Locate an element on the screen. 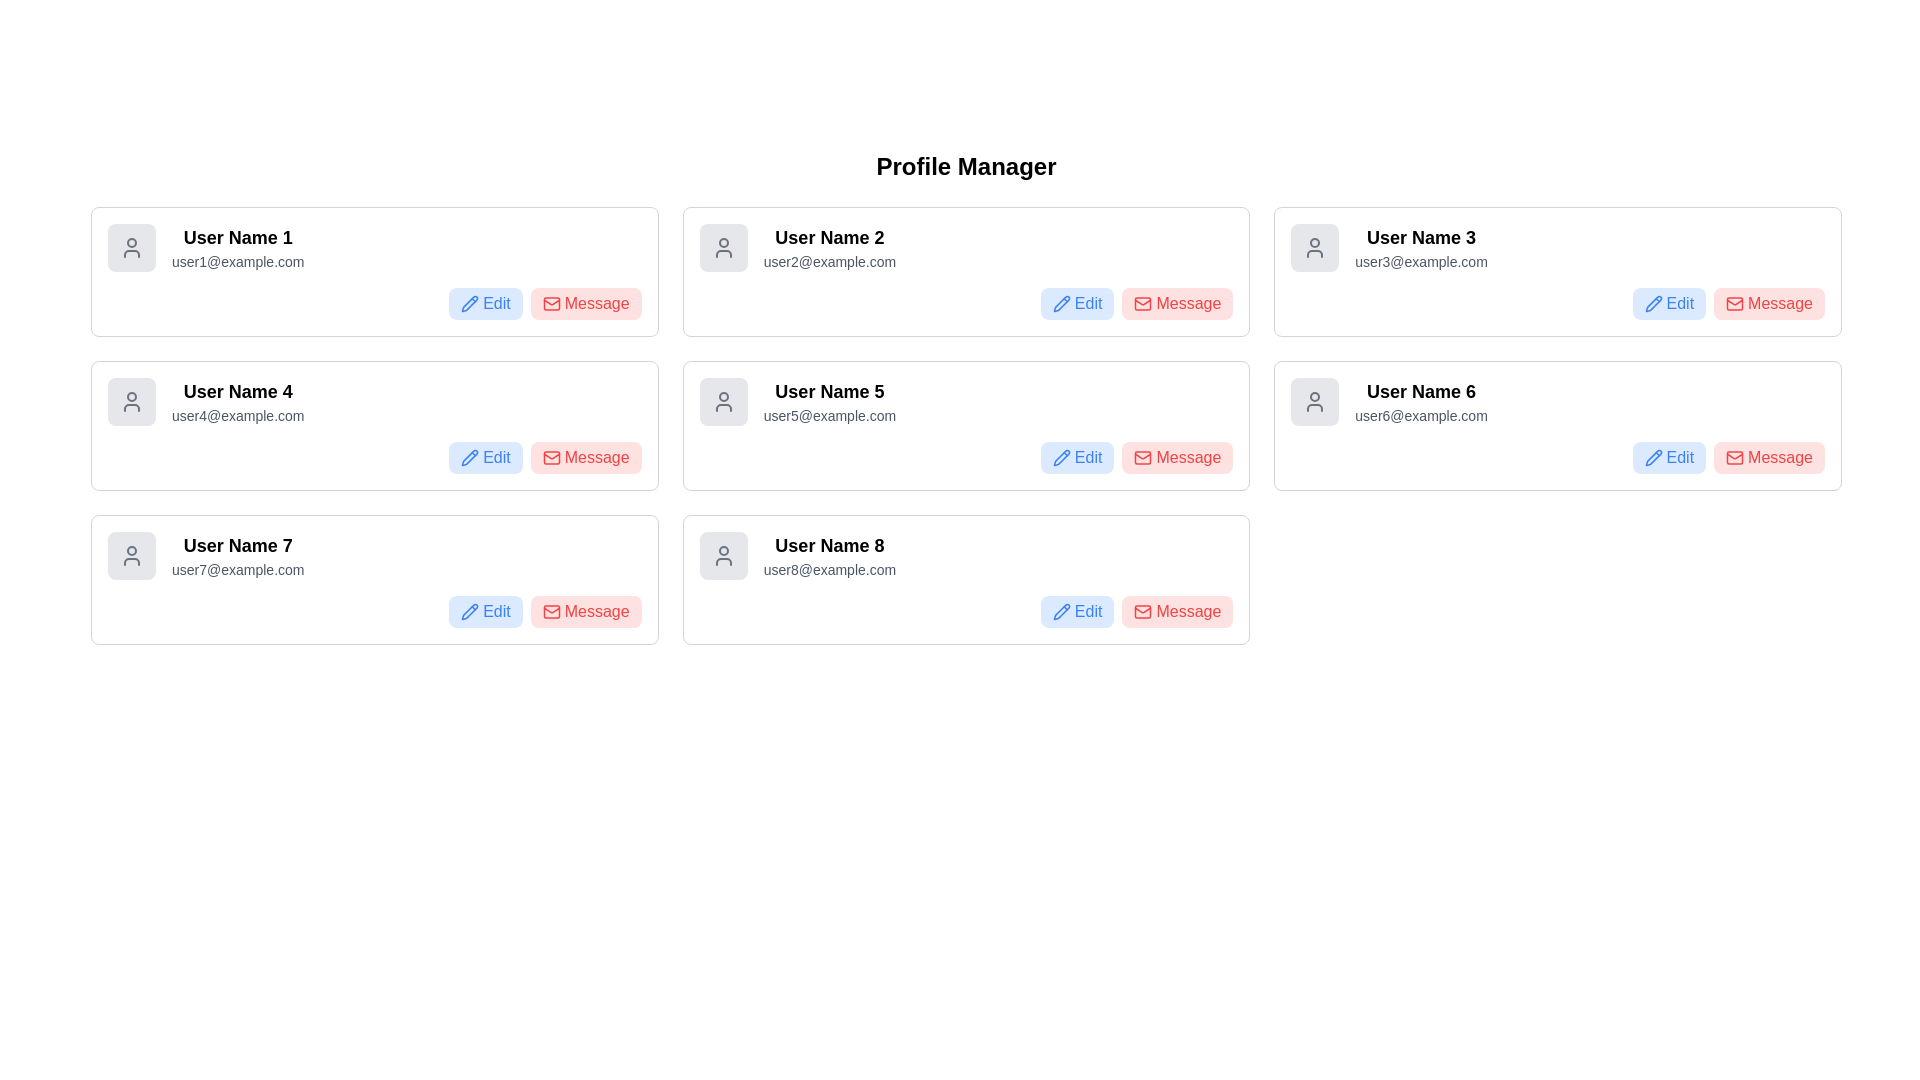 The image size is (1920, 1080). the edit button for 'User Name 4' to initiate editing is located at coordinates (485, 458).